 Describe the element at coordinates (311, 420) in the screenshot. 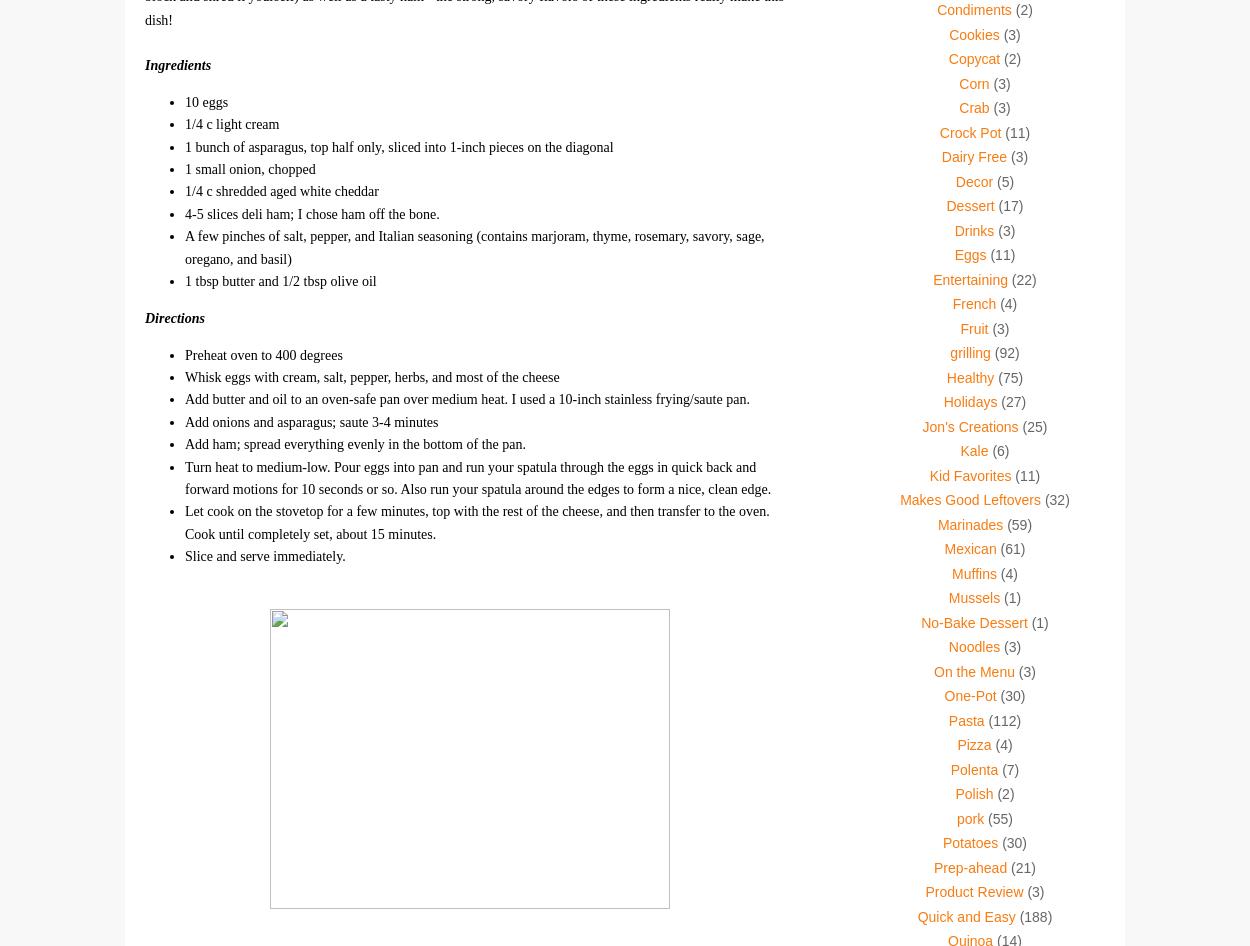

I see `'Add onions and asparagus; saute 3-4 minutes'` at that location.